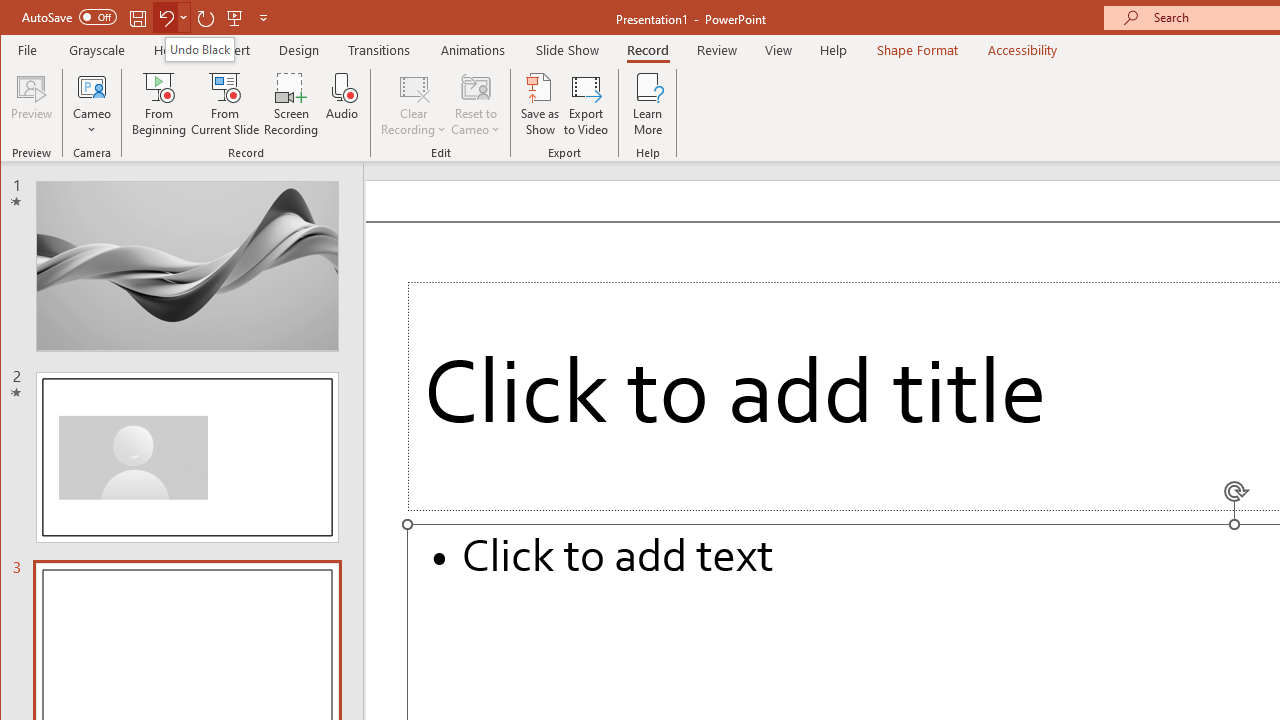 The height and width of the screenshot is (720, 1280). I want to click on 'Cameo', so click(91, 85).